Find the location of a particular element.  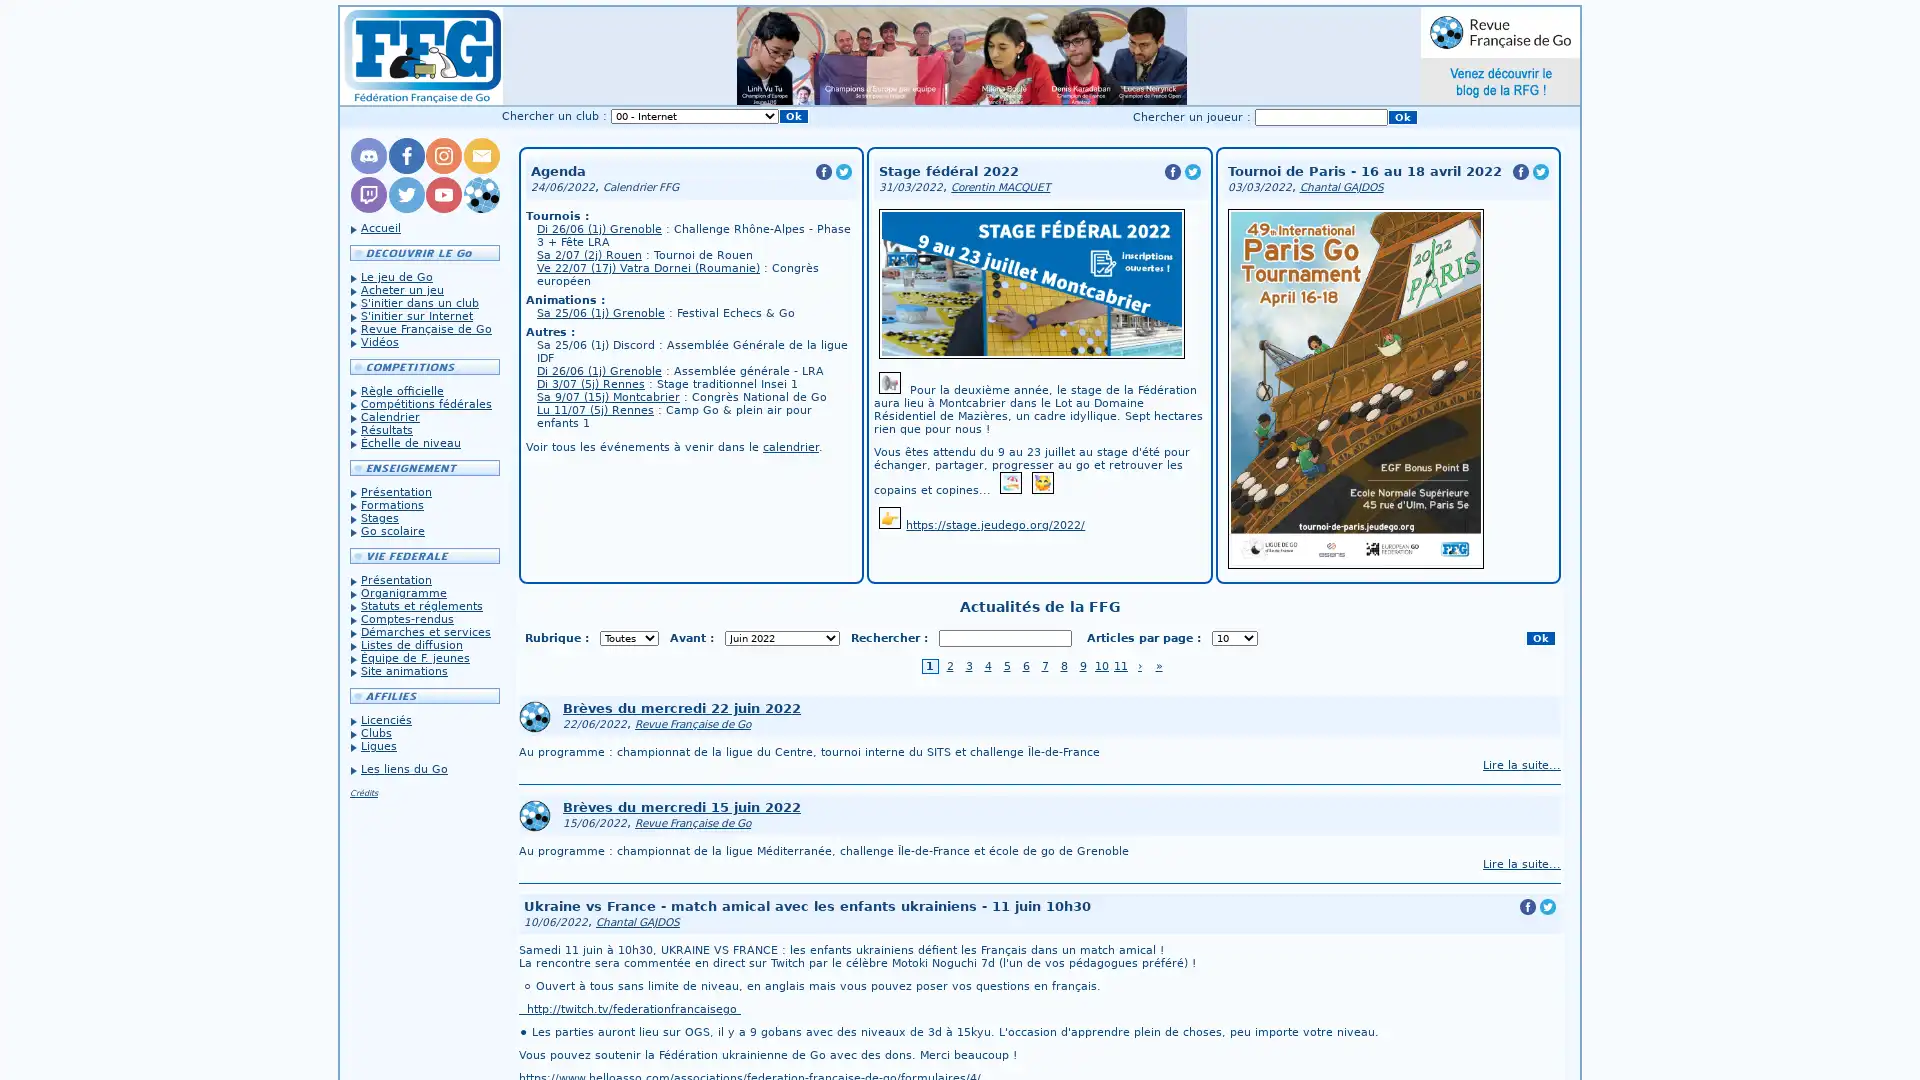

Ok is located at coordinates (1401, 117).